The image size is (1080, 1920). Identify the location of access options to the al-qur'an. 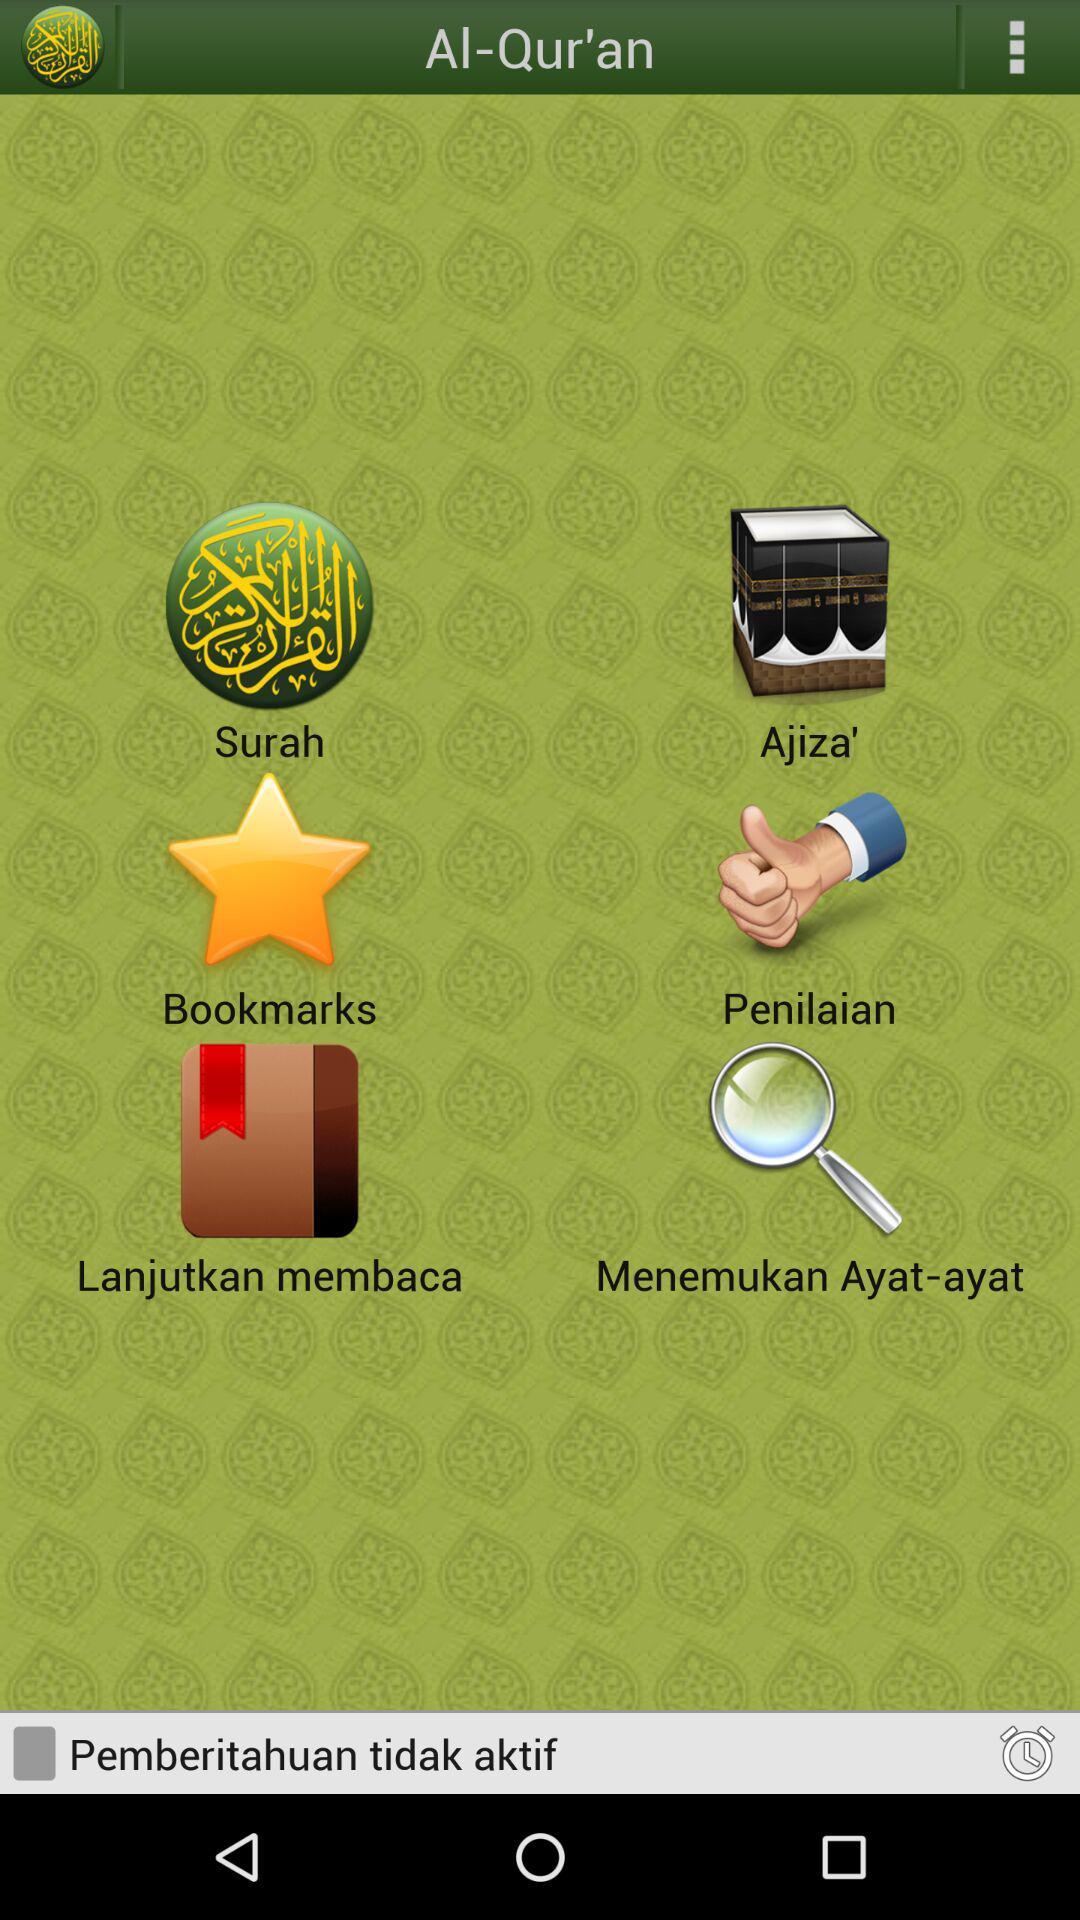
(1017, 47).